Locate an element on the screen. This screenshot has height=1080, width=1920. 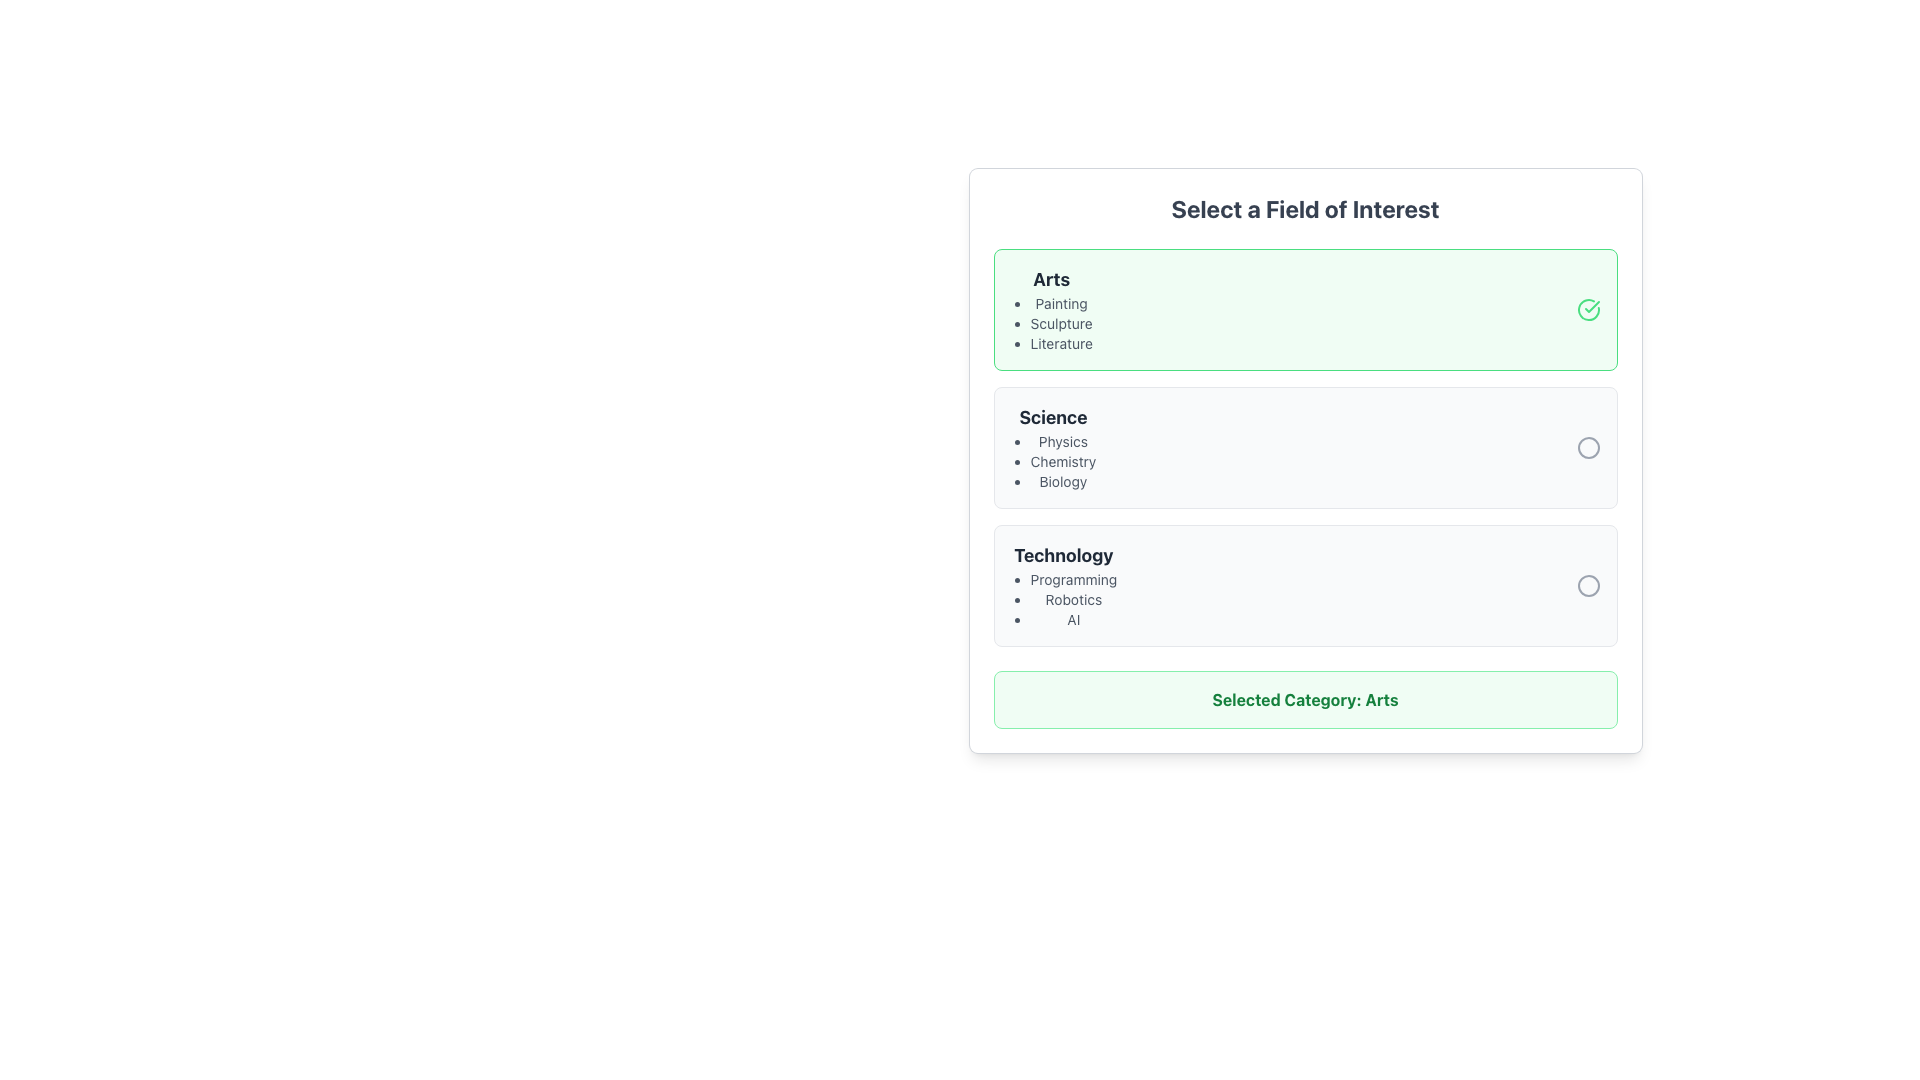
the 'Technology' category title, which is a non-interactive text label positioned in the middle-right part of the interface, indicating the content below it is located at coordinates (1062, 555).